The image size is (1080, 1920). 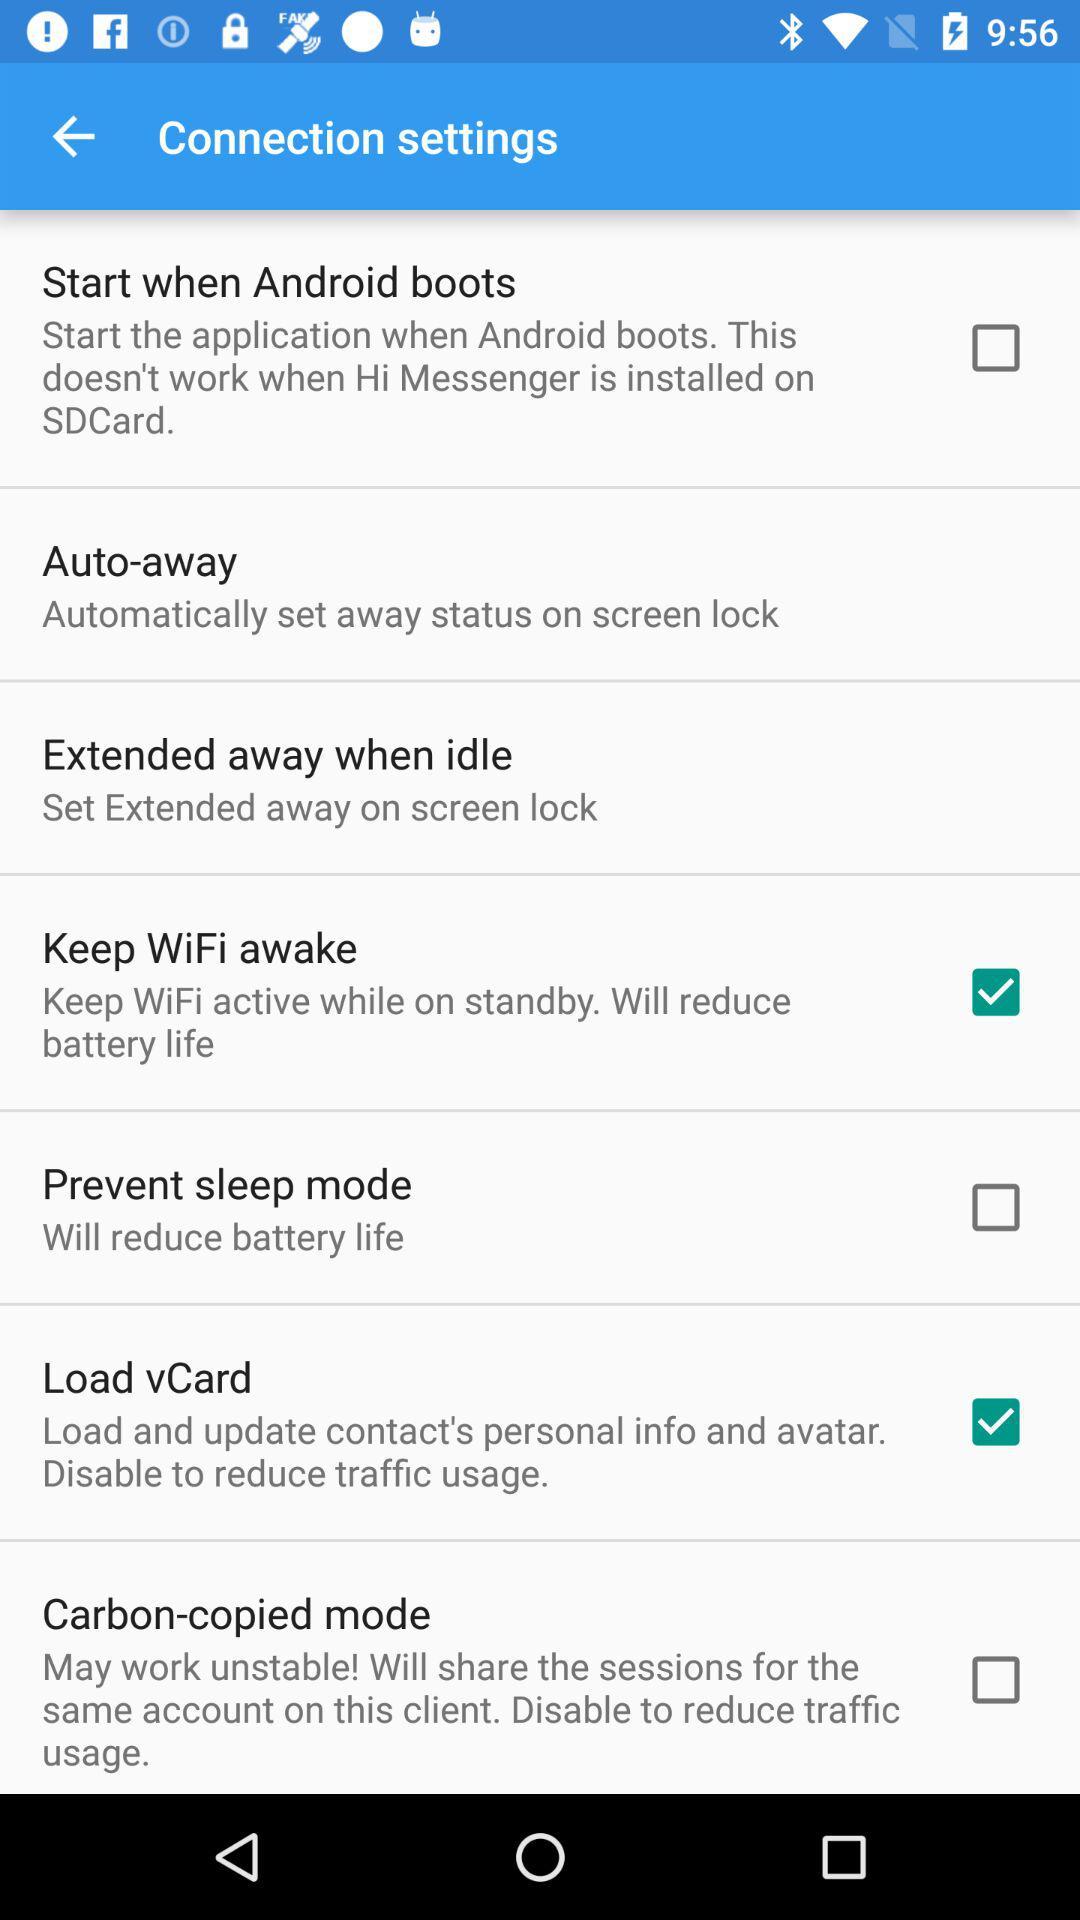 What do you see at coordinates (146, 1375) in the screenshot?
I see `the item below will reduce battery icon` at bounding box center [146, 1375].